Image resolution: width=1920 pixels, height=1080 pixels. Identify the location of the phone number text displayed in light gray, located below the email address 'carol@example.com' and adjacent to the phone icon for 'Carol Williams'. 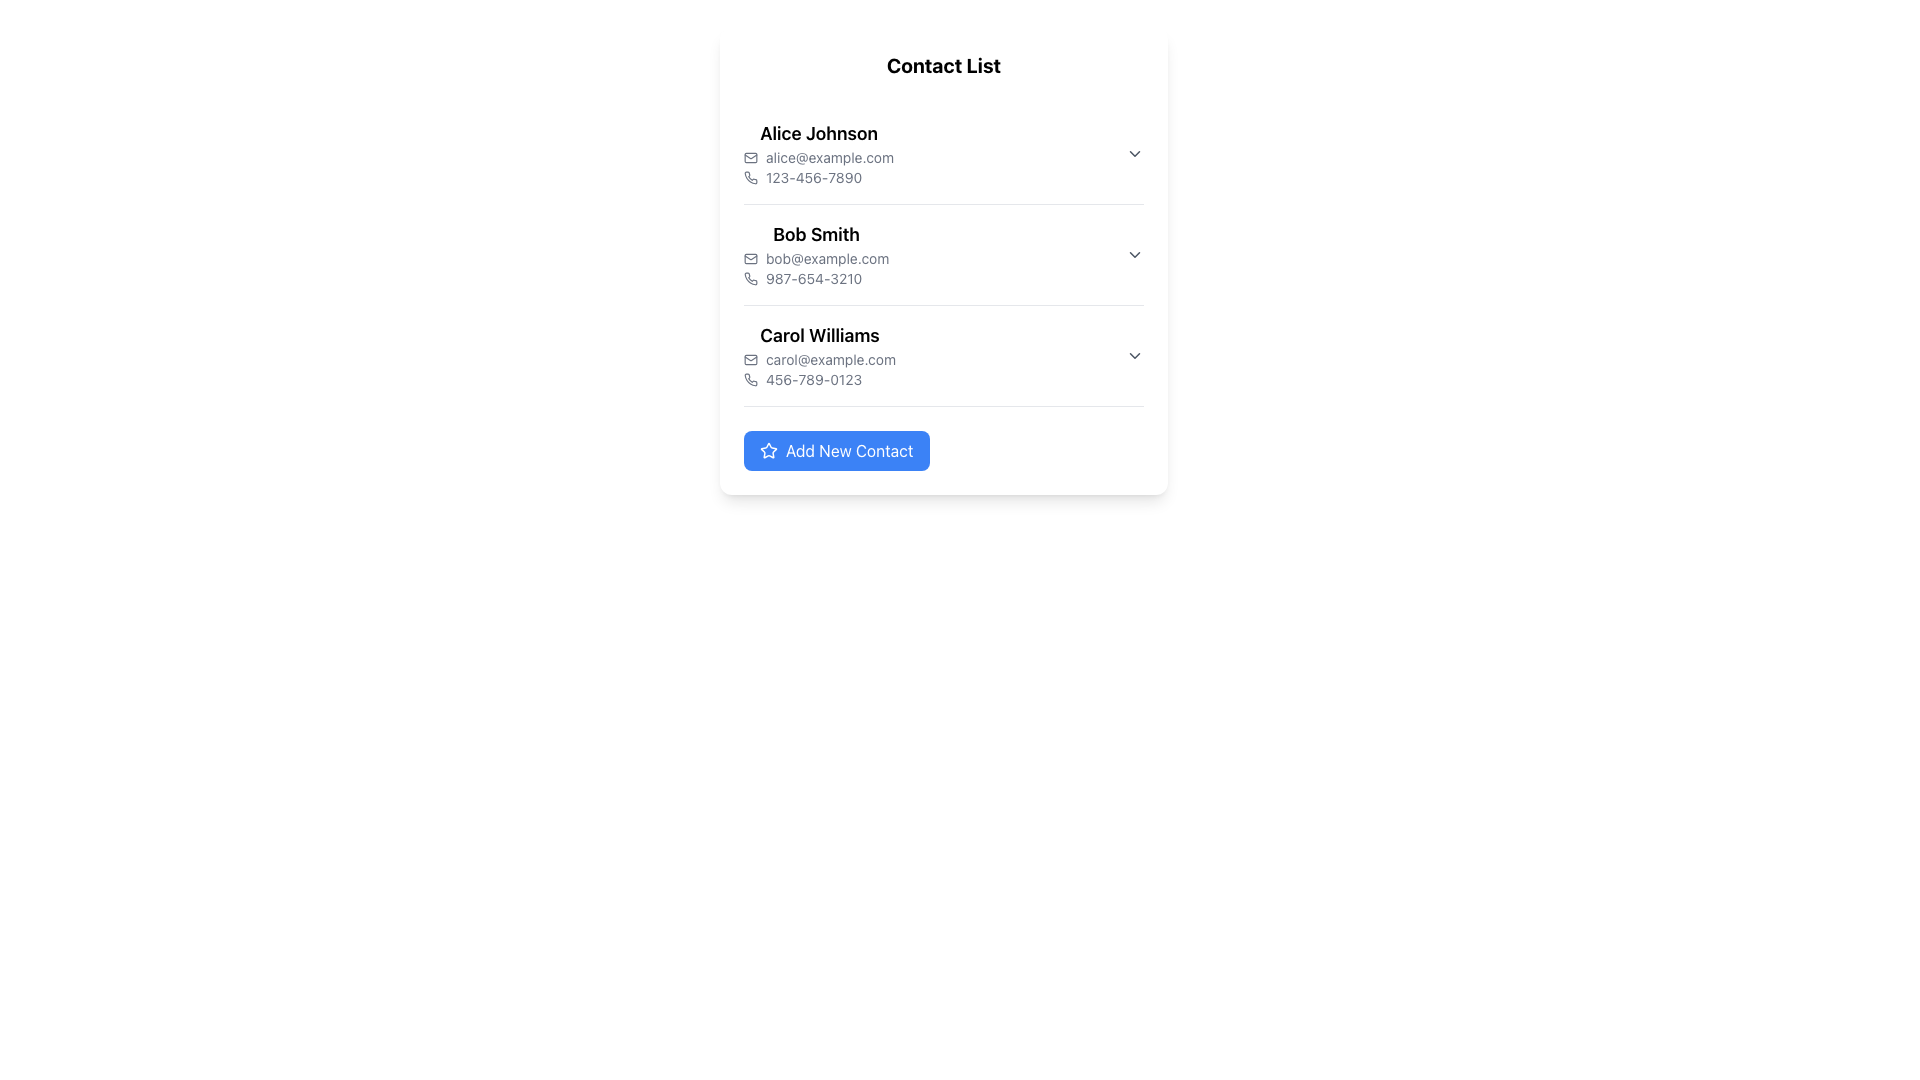
(820, 380).